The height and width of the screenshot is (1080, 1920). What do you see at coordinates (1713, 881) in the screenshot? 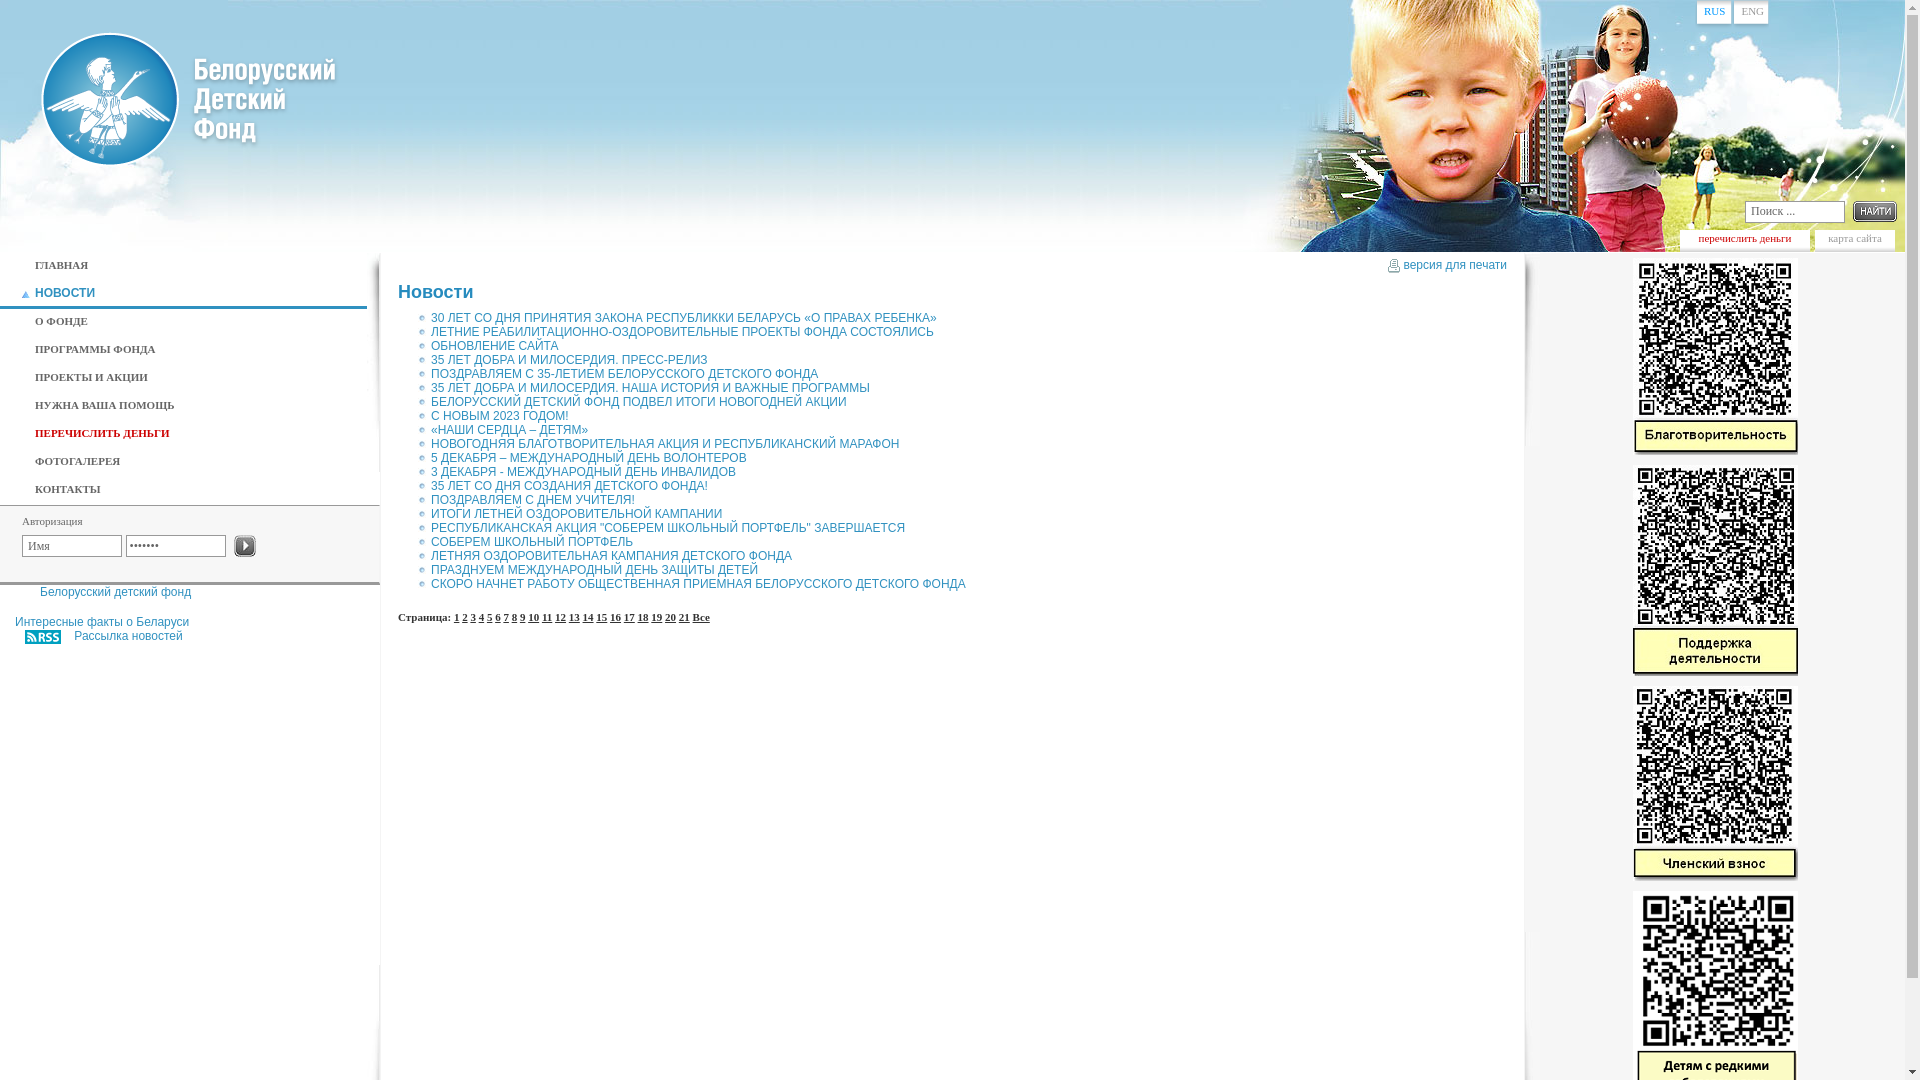
I see `'Membership'` at bounding box center [1713, 881].